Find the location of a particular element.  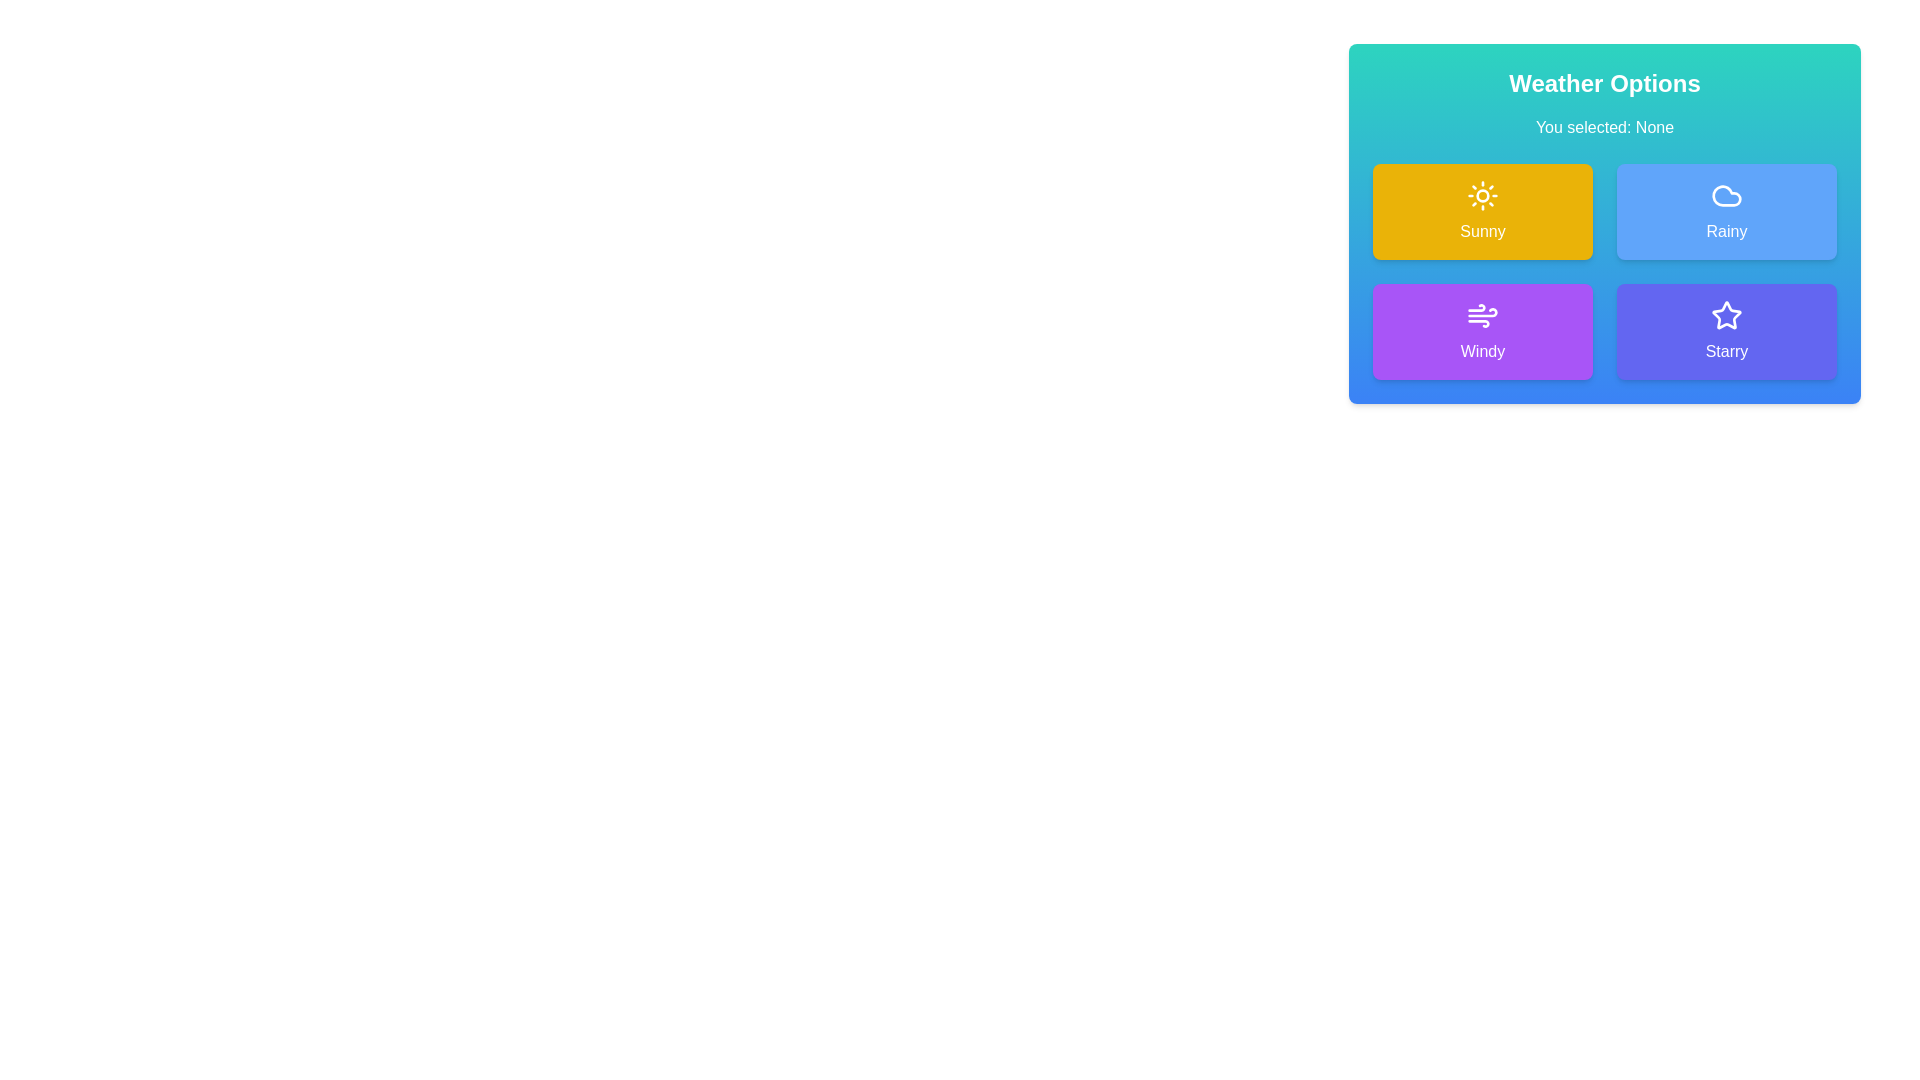

the rain icon that visually represents the concept of rainy weather, located at the top-center of the 'Rainy' card in the weather selection interface is located at coordinates (1726, 196).